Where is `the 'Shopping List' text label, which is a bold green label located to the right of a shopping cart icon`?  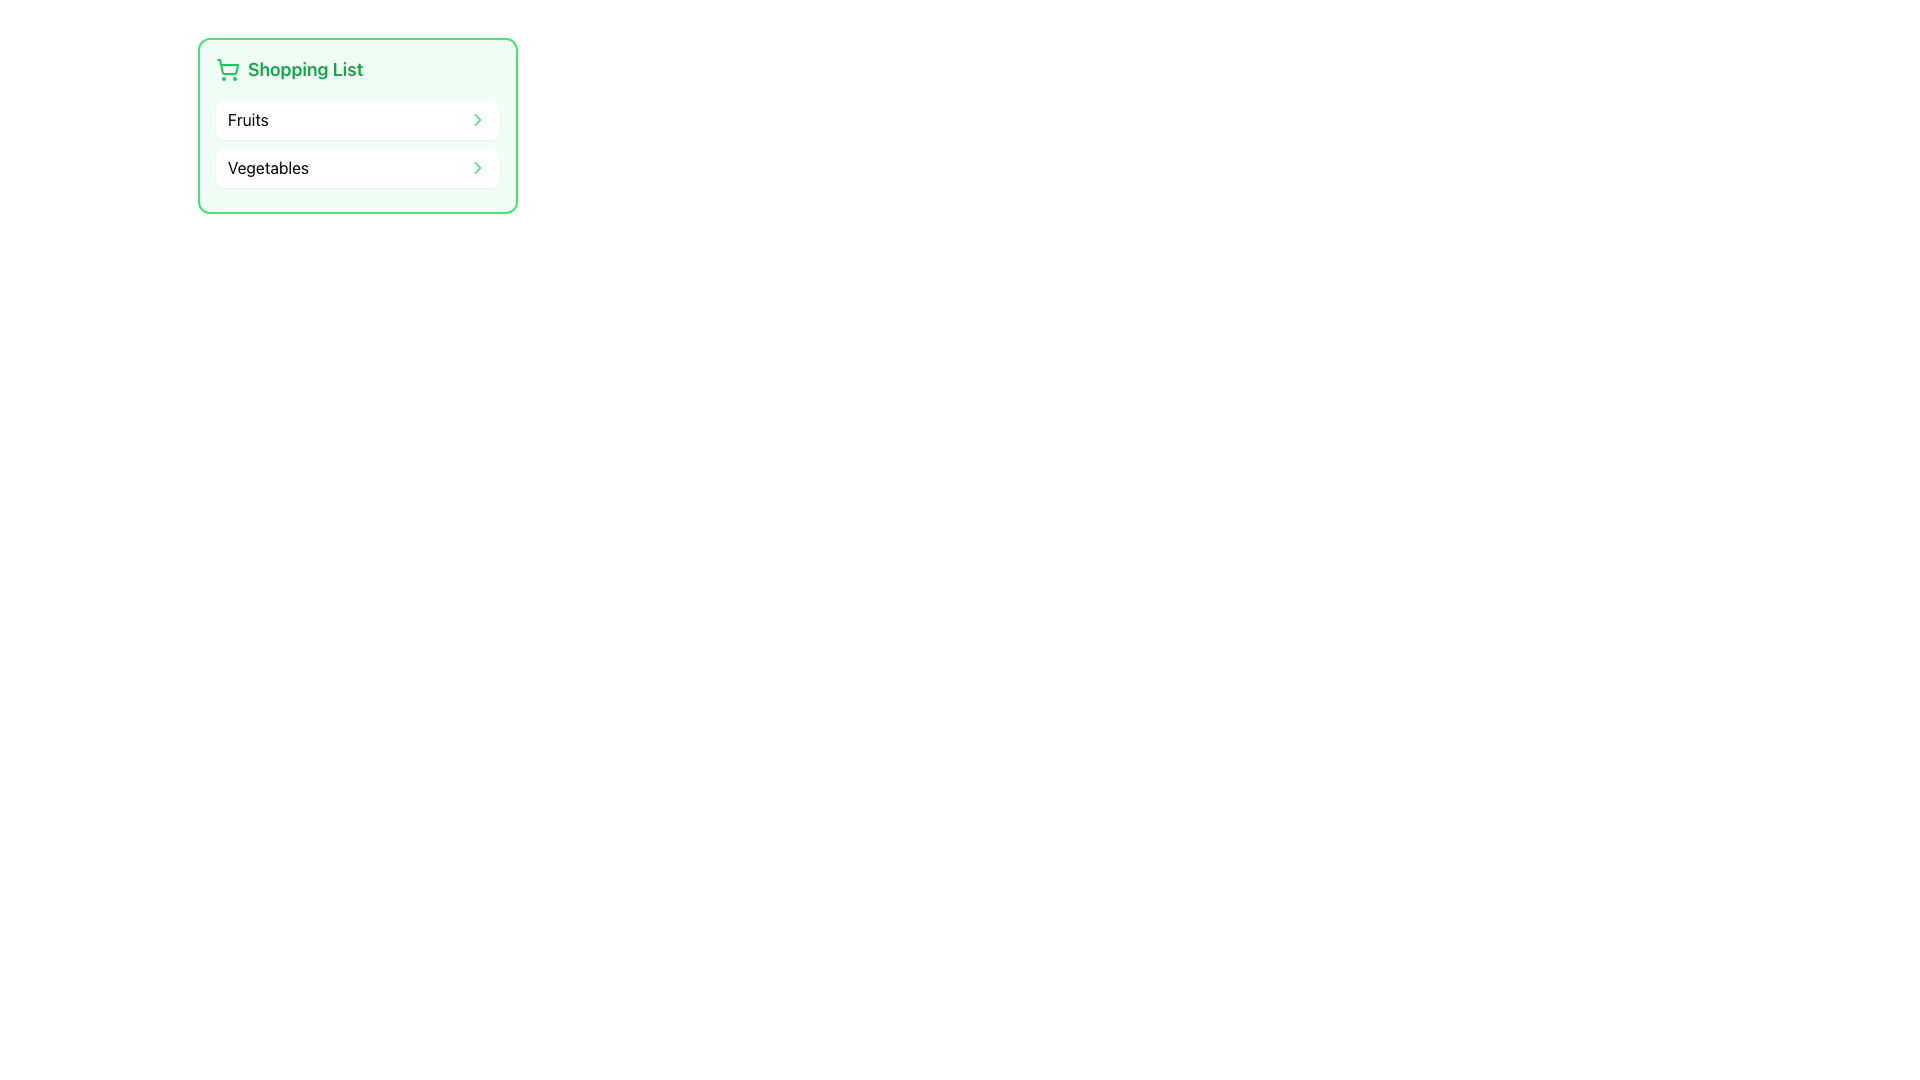
the 'Shopping List' text label, which is a bold green label located to the right of a shopping cart icon is located at coordinates (304, 68).